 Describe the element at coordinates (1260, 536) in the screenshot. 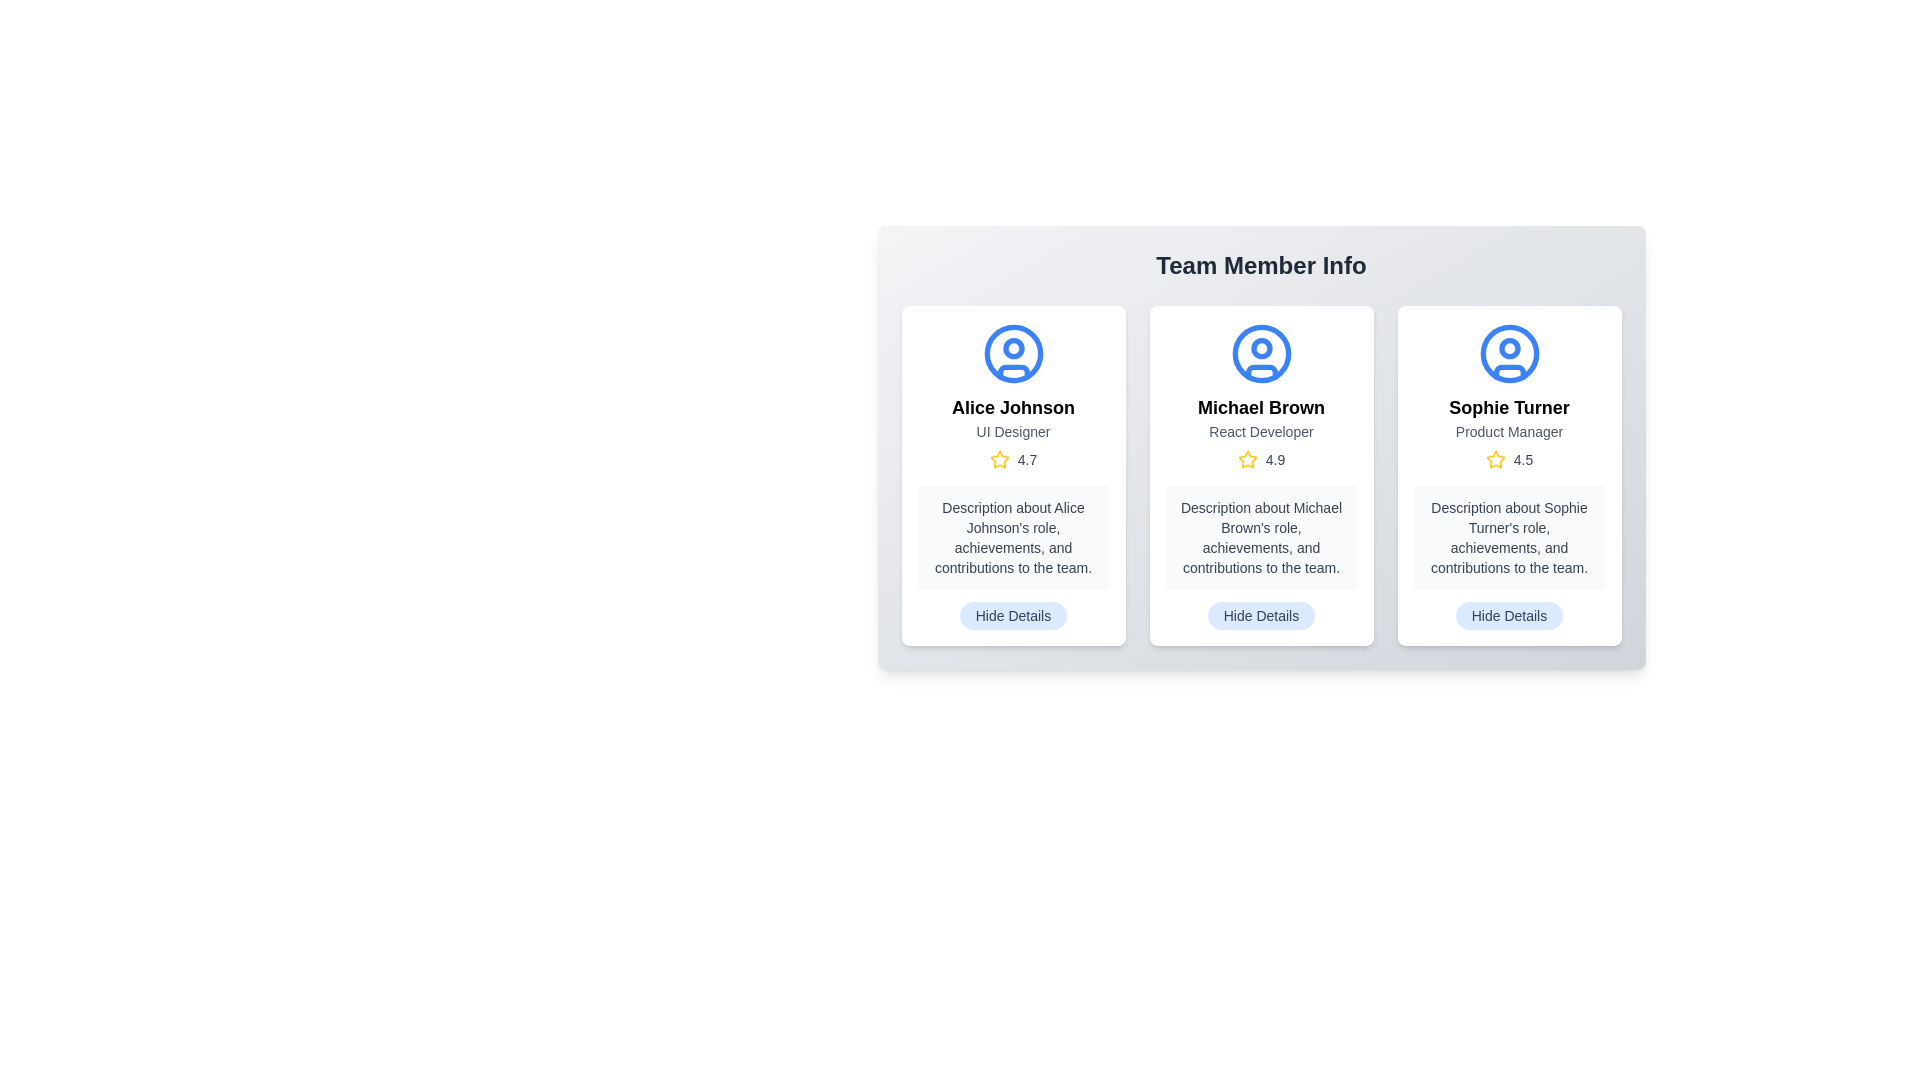

I see `the text block presenting information about Michael Brown, located in the middle card of a three-card layout, positioned below the rating of 4.9 and above the 'Hide Details' button` at that location.